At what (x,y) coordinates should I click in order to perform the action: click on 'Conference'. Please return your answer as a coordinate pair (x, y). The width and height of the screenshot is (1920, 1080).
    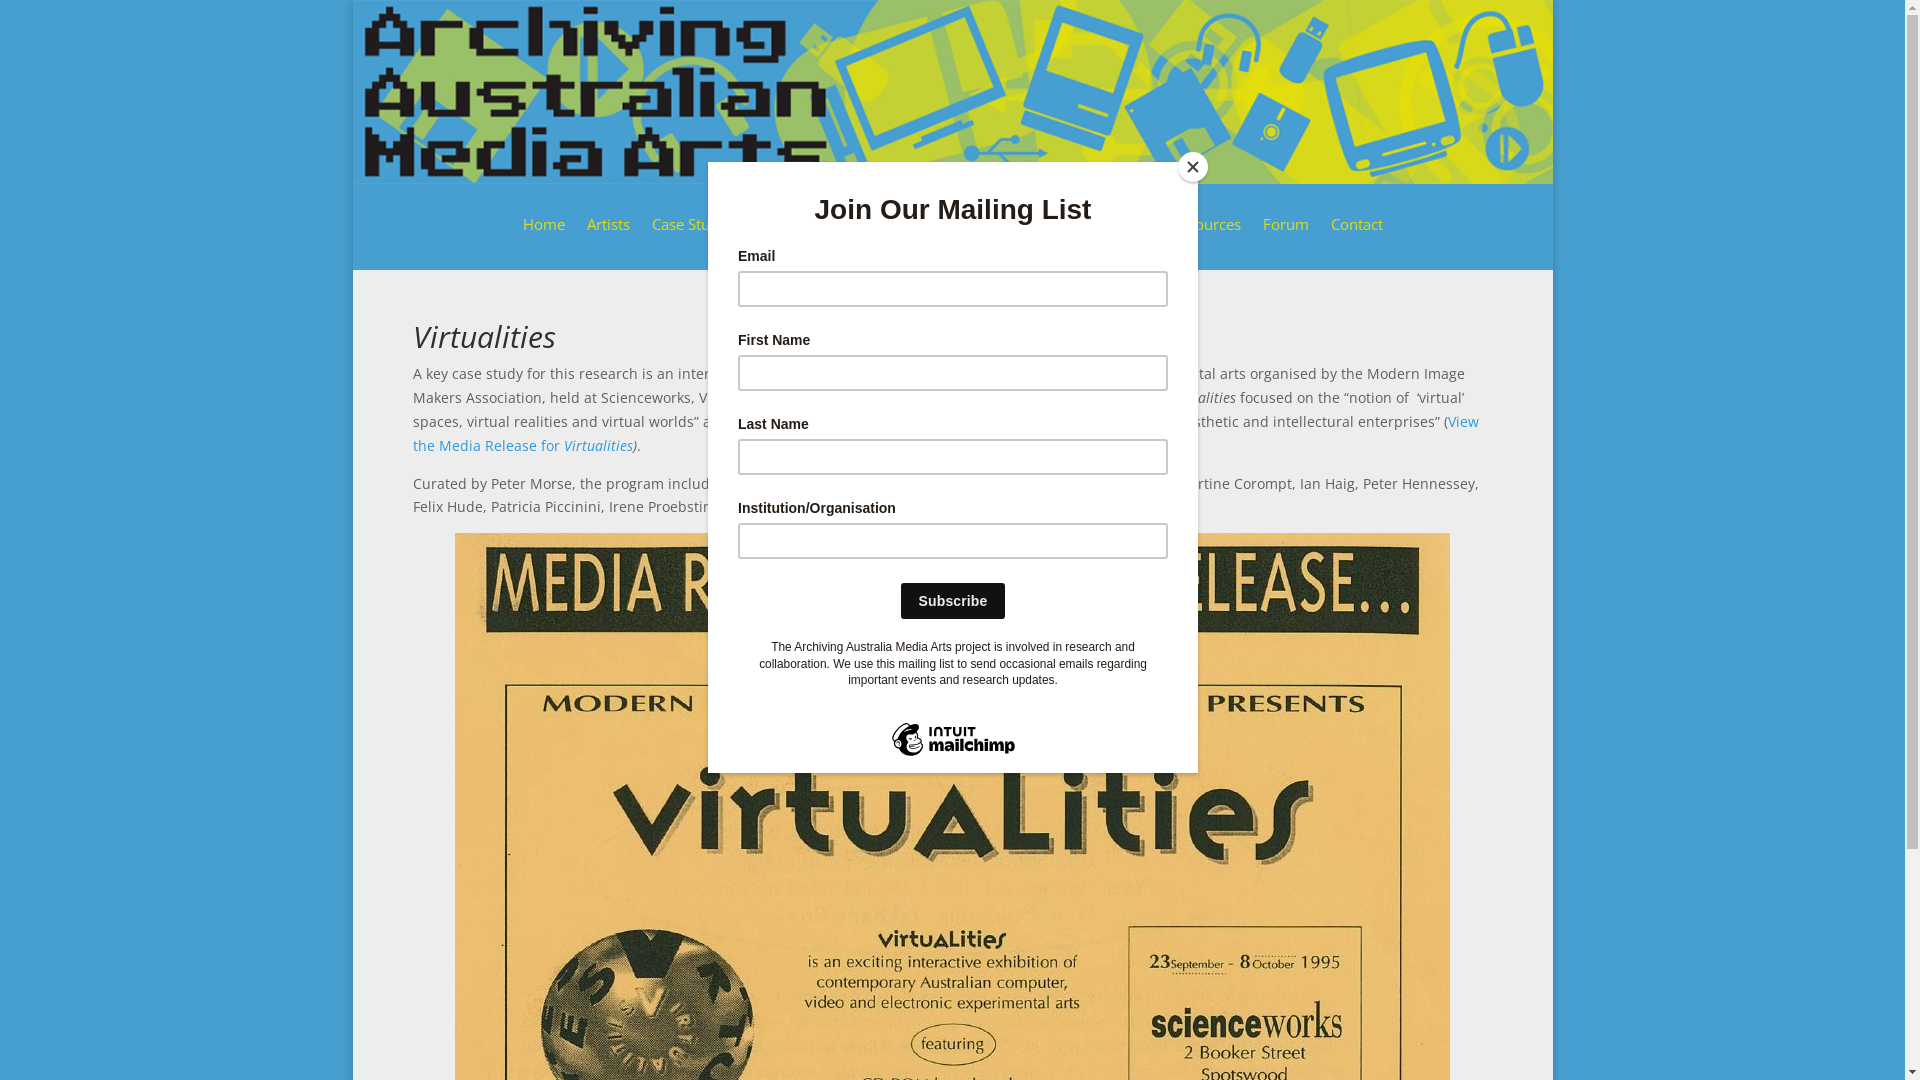
    Looking at the image, I should click on (1045, 237).